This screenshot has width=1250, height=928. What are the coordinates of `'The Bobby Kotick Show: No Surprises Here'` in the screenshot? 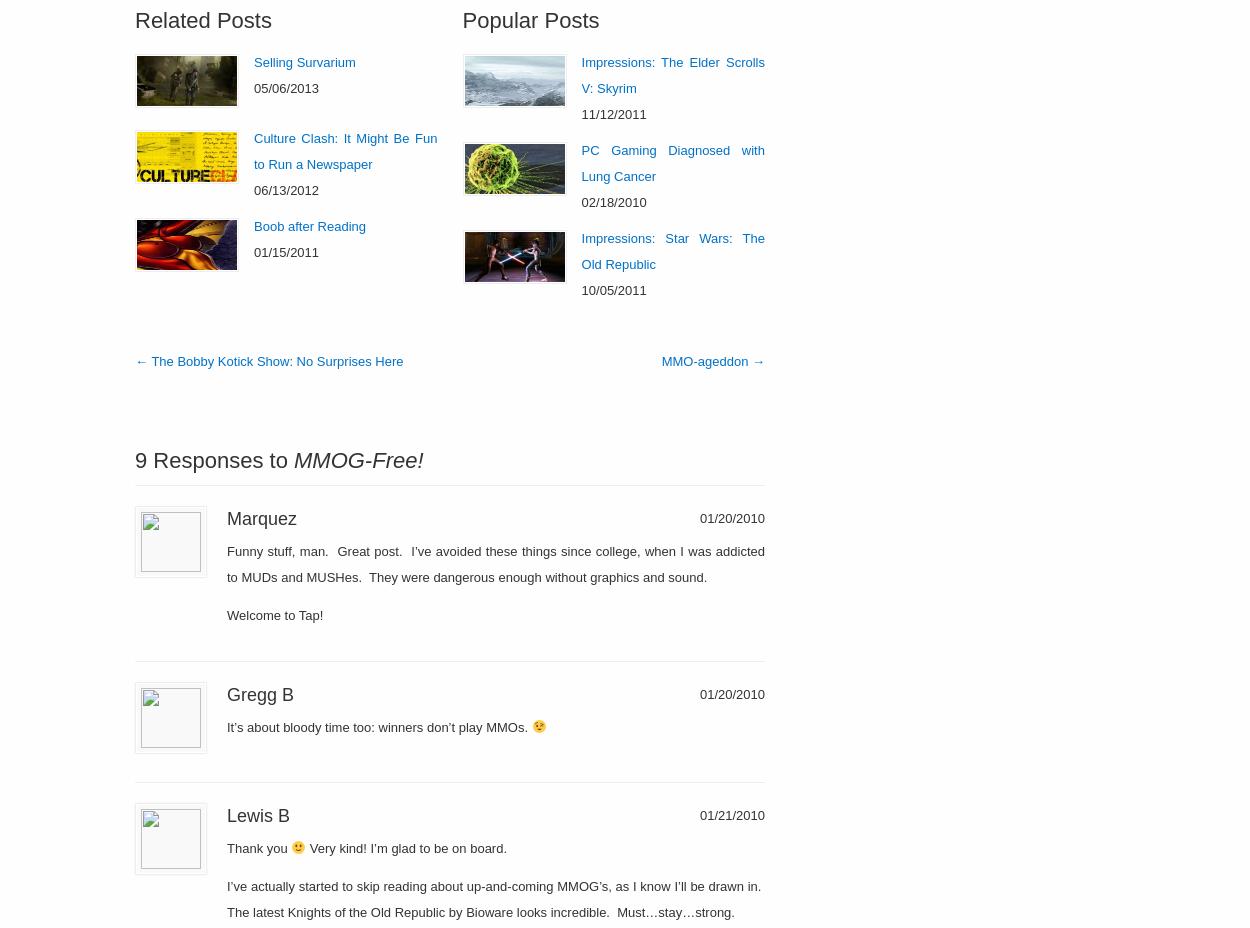 It's located at (148, 360).